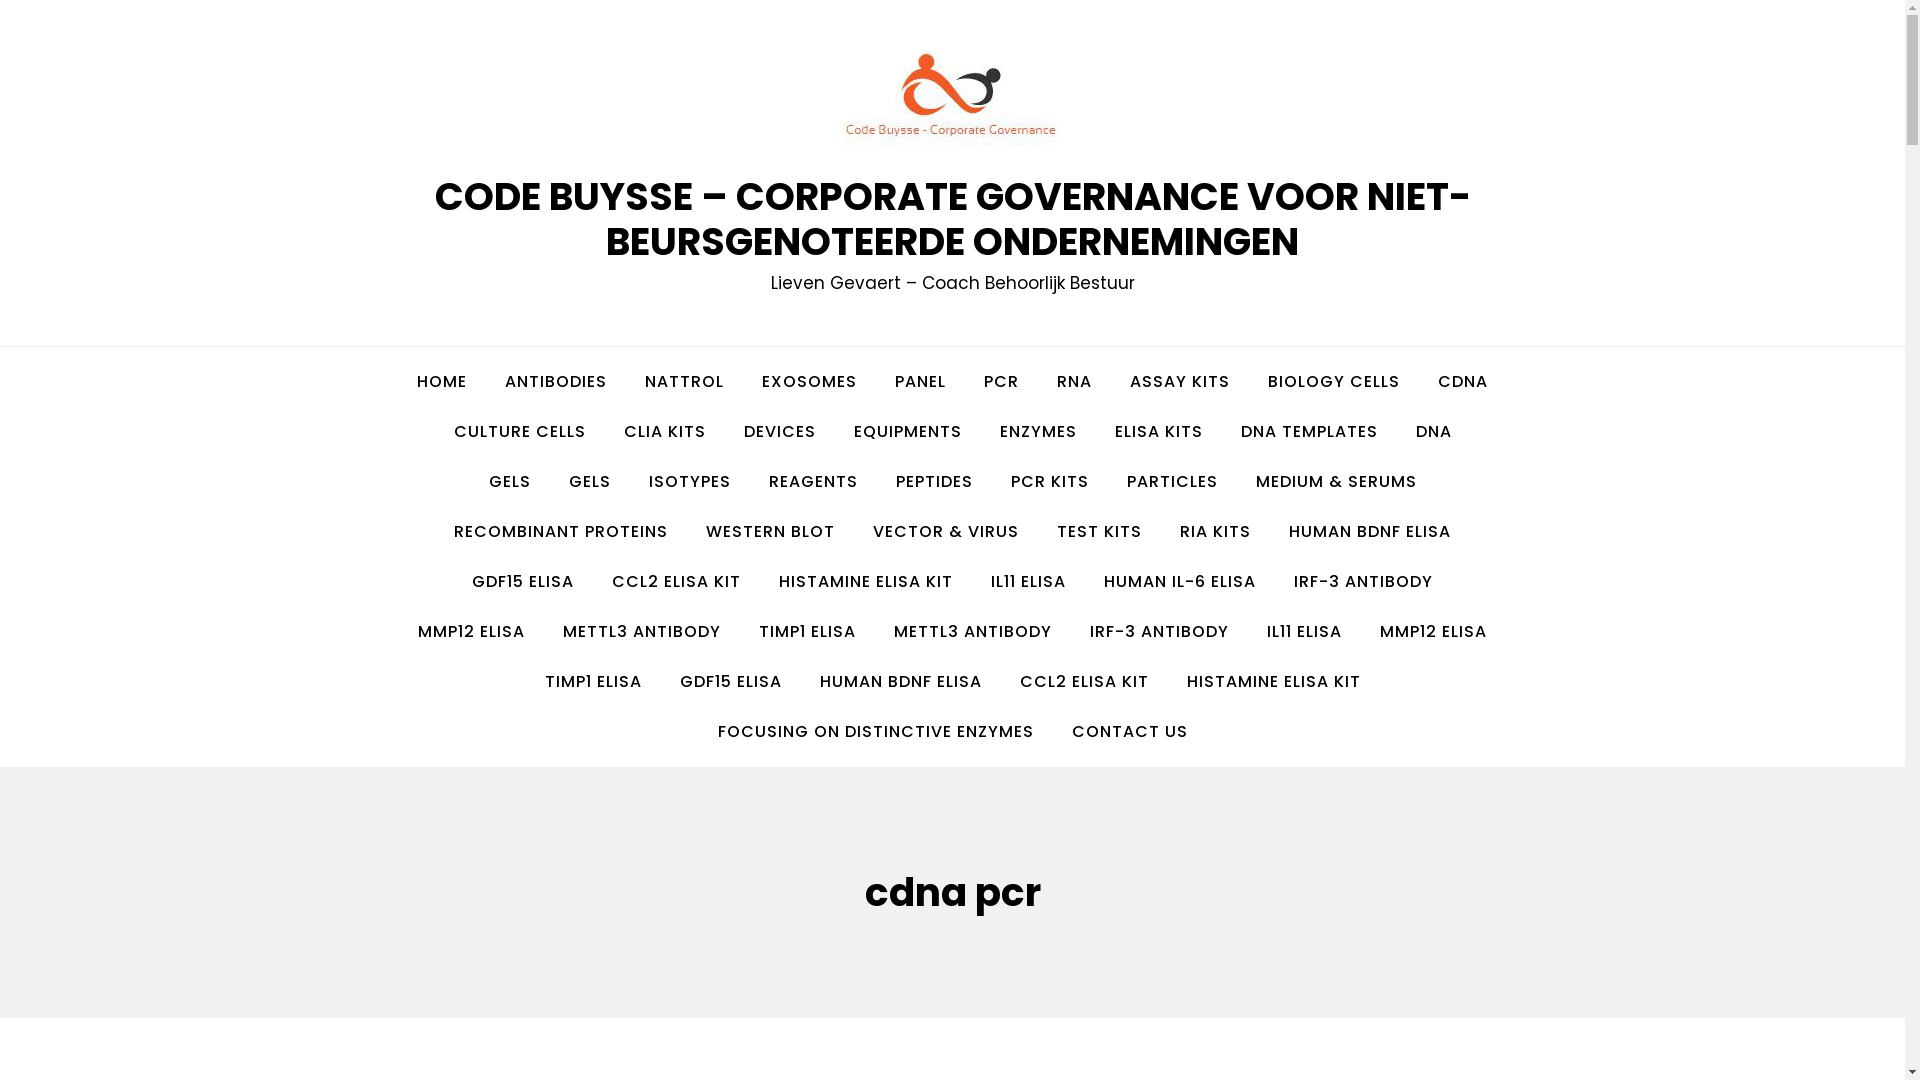 The image size is (1920, 1080). Describe the element at coordinates (1180, 381) in the screenshot. I see `'ASSAY KITS'` at that location.